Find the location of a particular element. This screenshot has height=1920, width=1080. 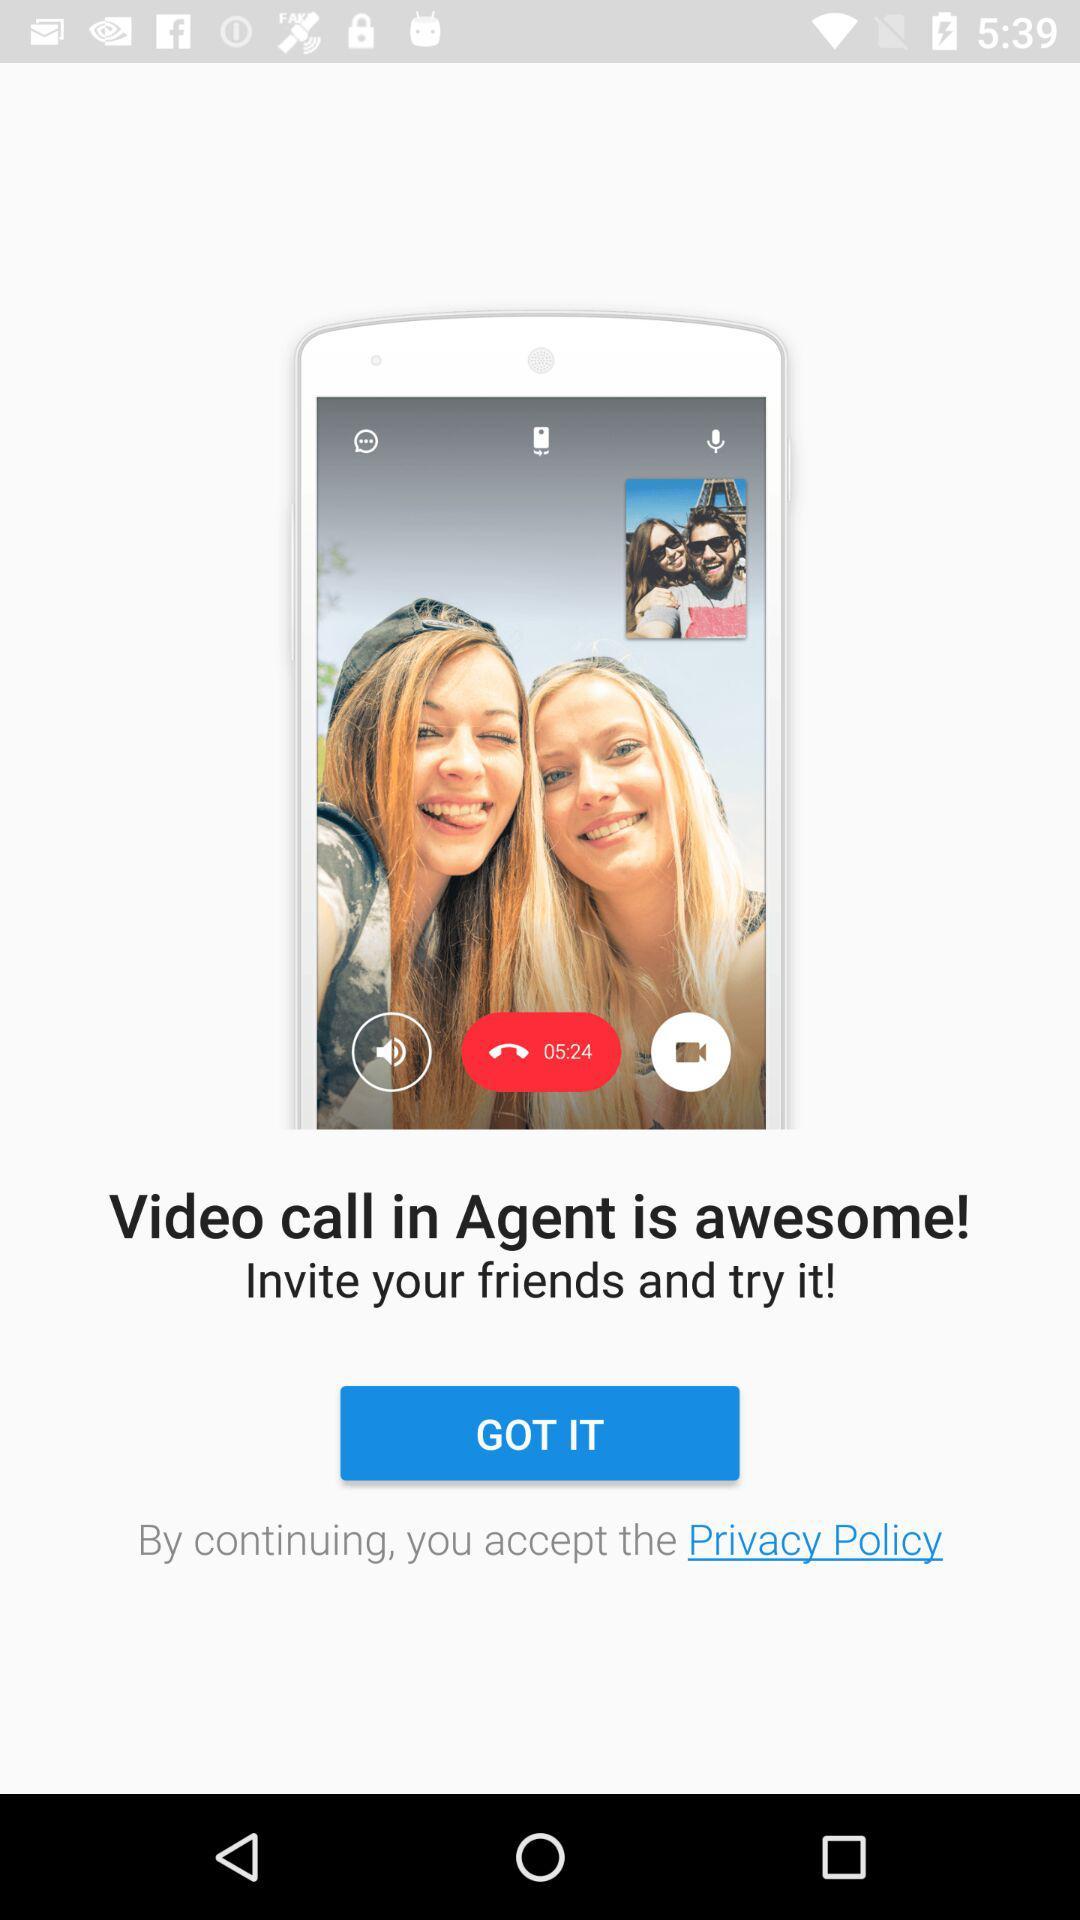

the by continuing you icon is located at coordinates (540, 1537).